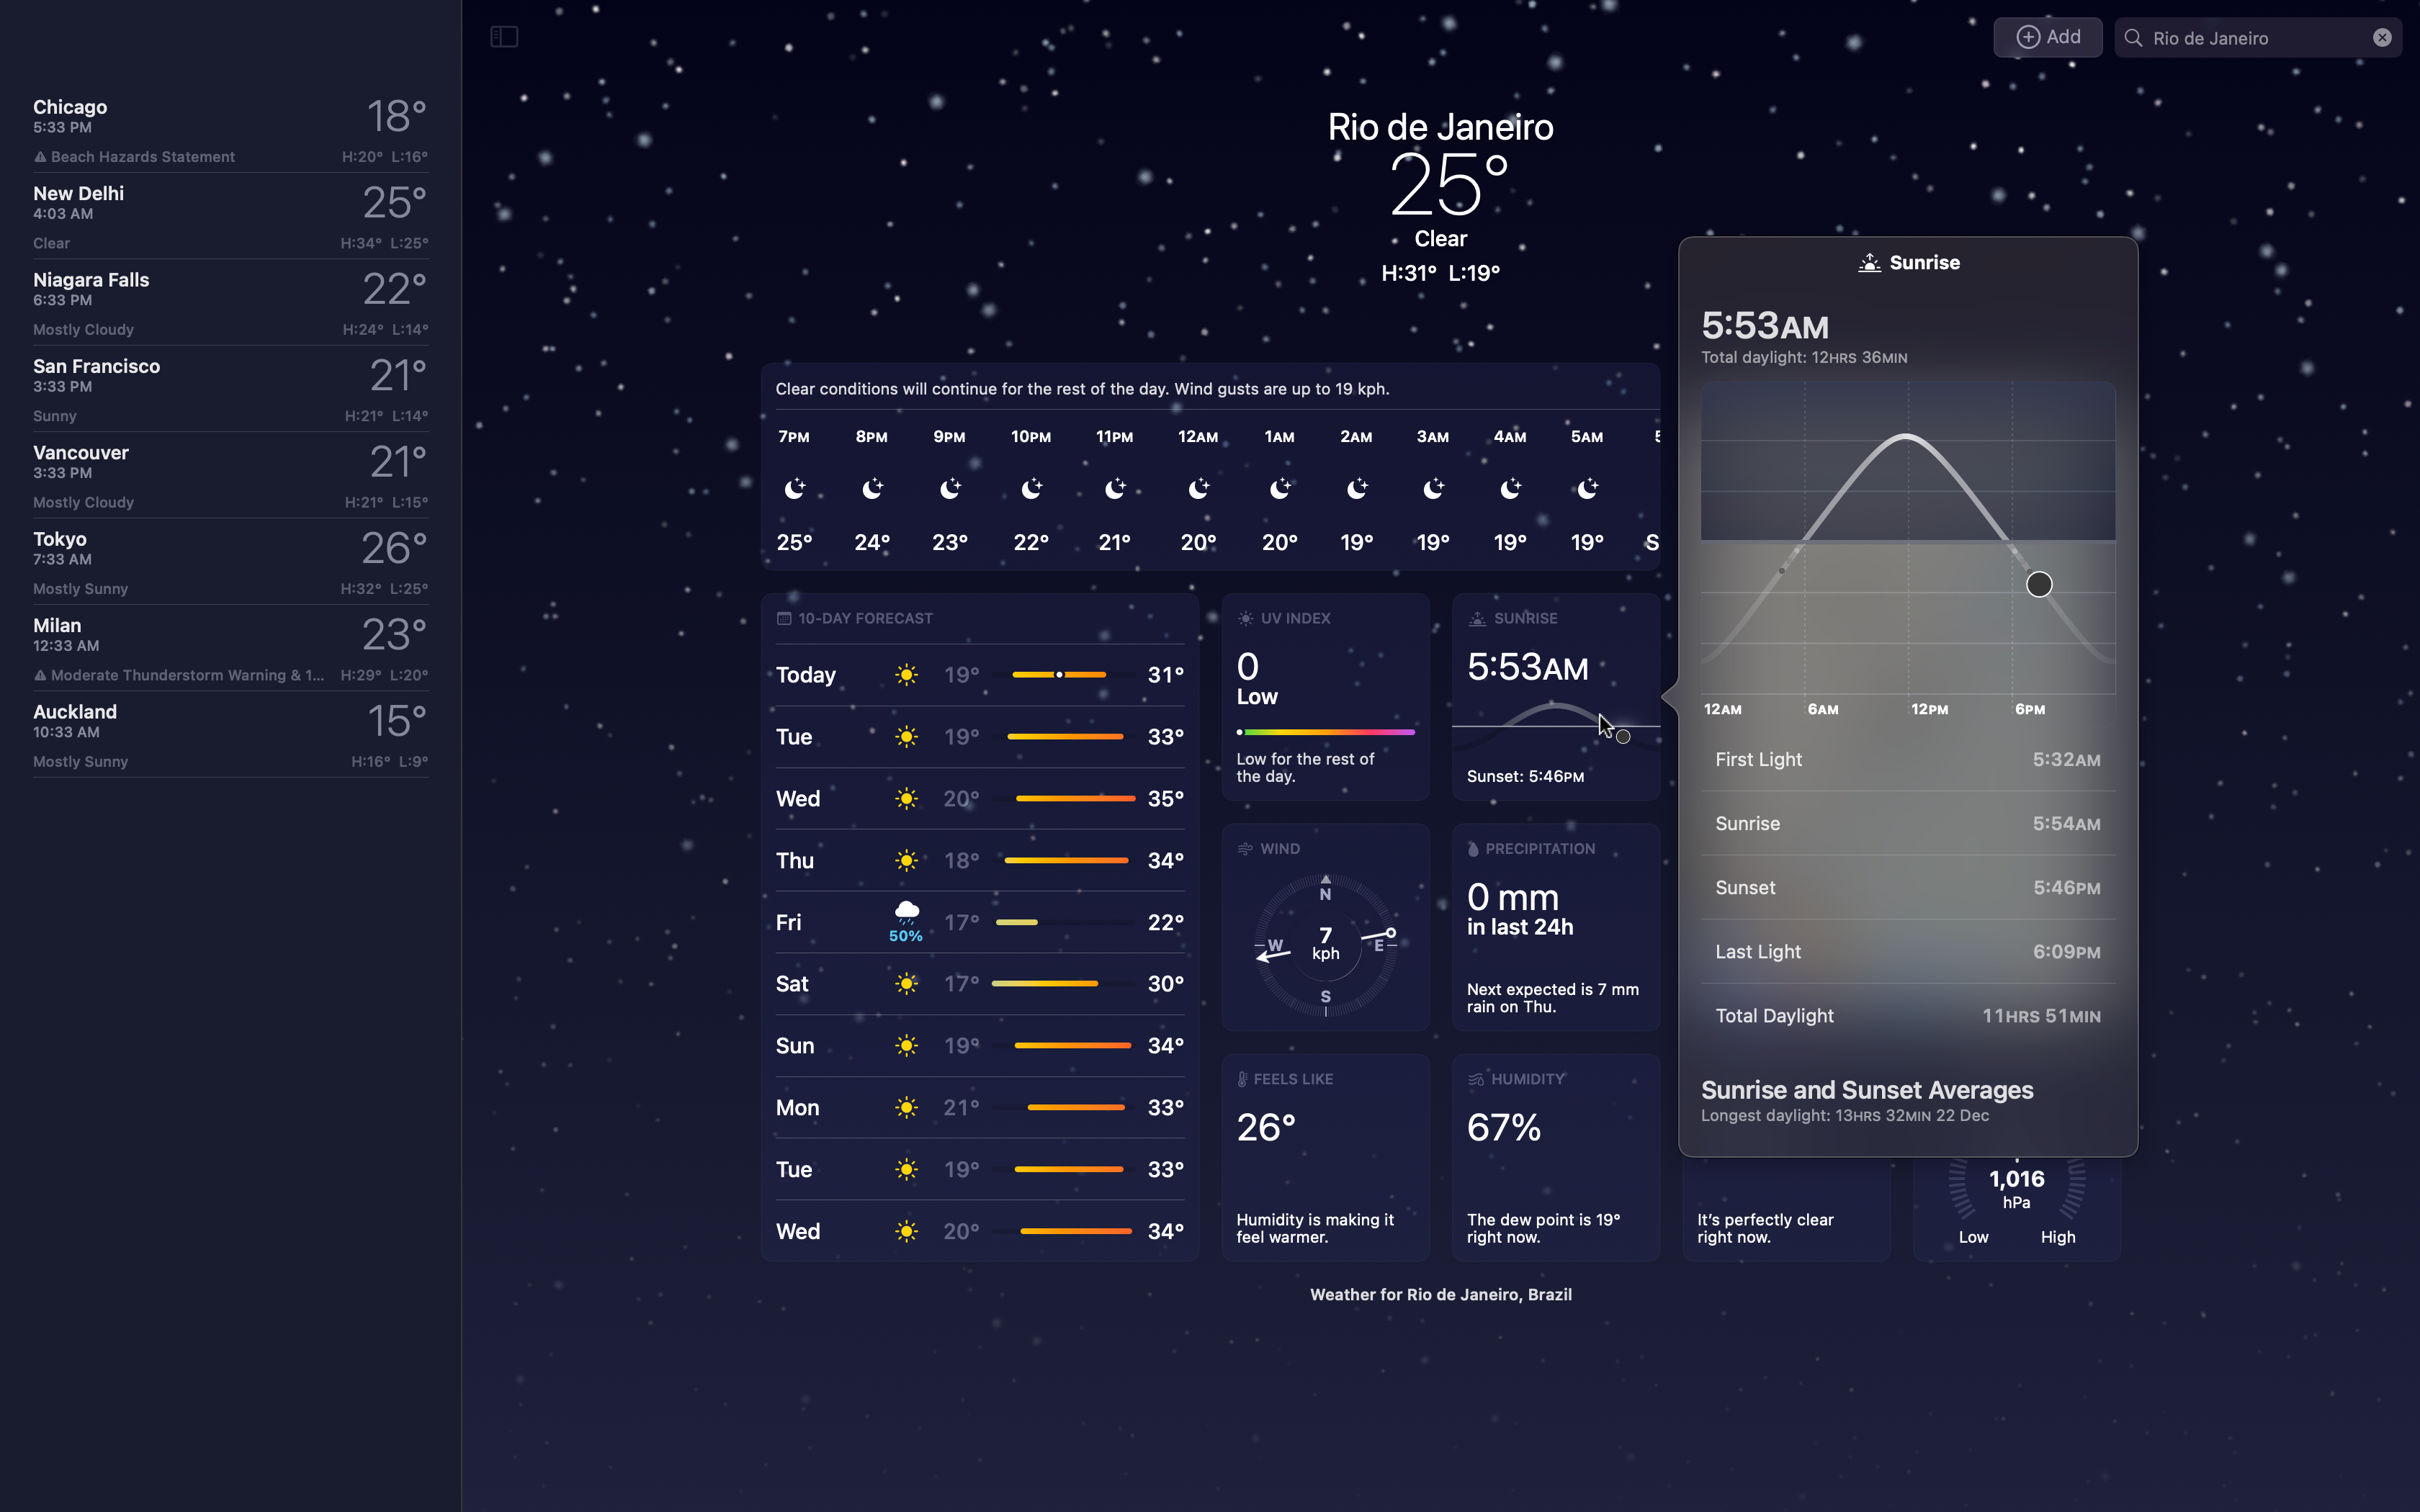  Describe the element at coordinates (1553, 926) in the screenshot. I see `further information on precipitation` at that location.